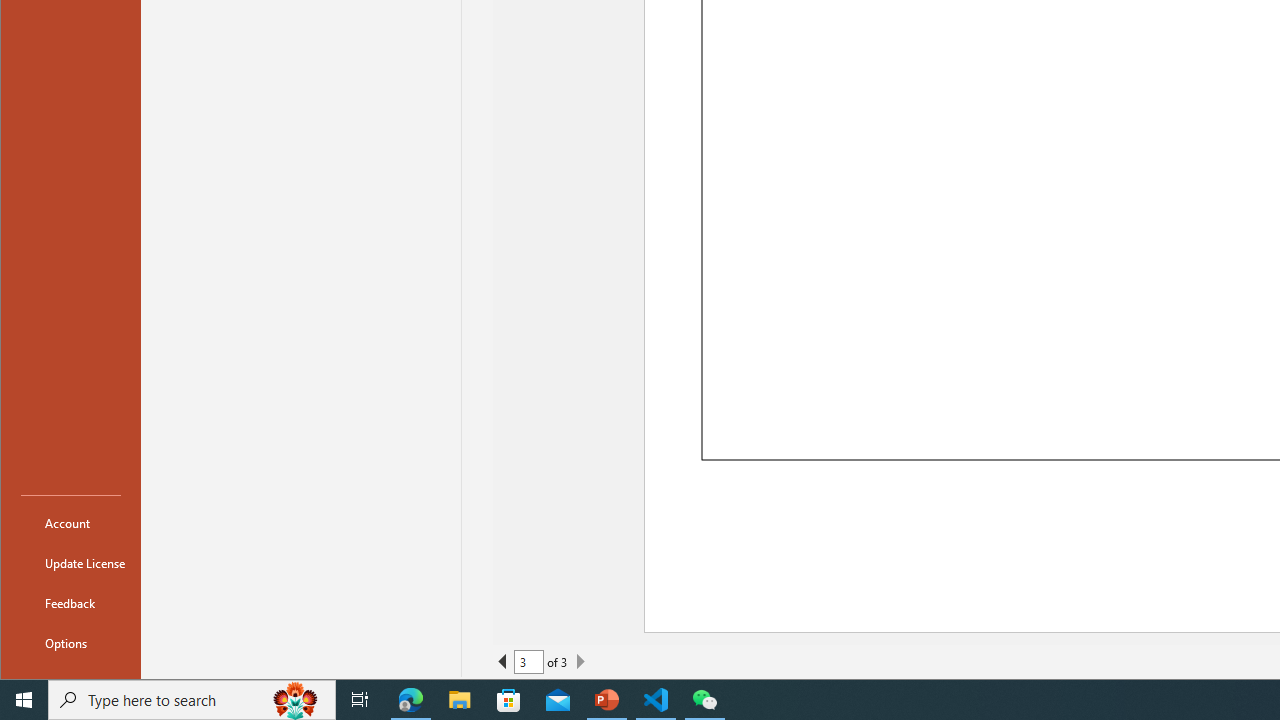  Describe the element at coordinates (705, 698) in the screenshot. I see `'WeChat - 1 running window'` at that location.